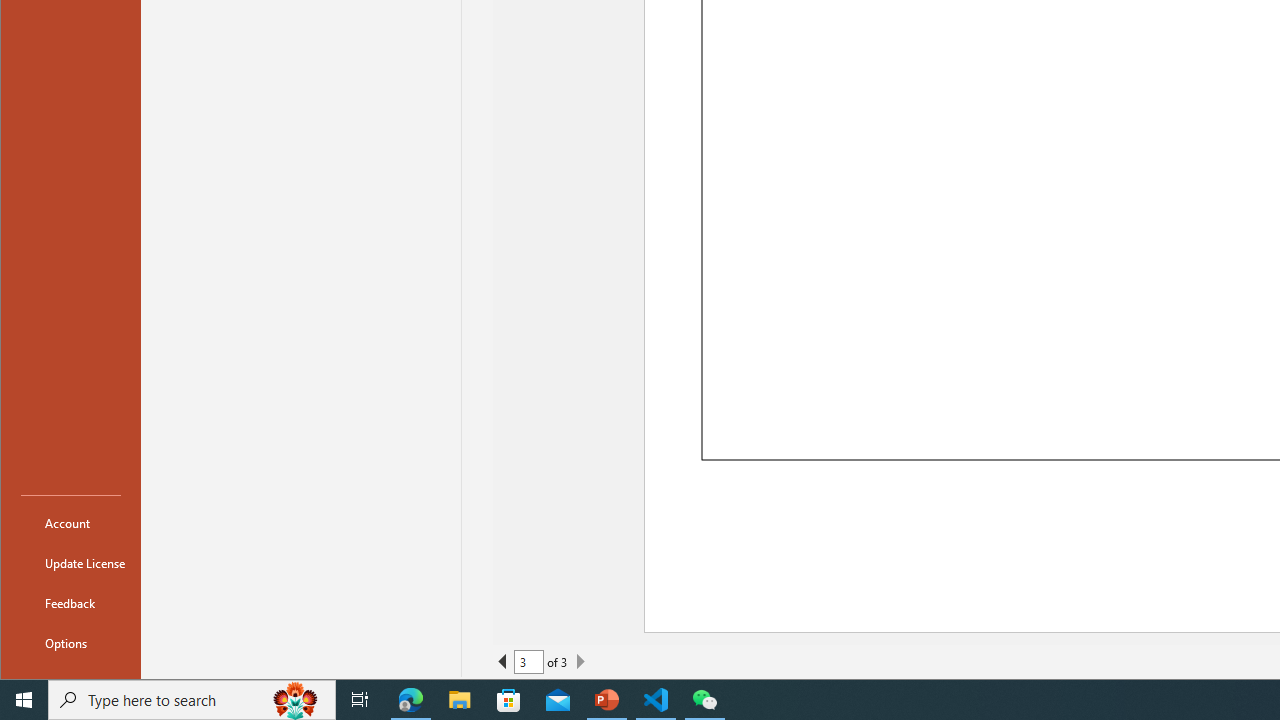  Describe the element at coordinates (705, 698) in the screenshot. I see `'WeChat - 1 running window'` at that location.